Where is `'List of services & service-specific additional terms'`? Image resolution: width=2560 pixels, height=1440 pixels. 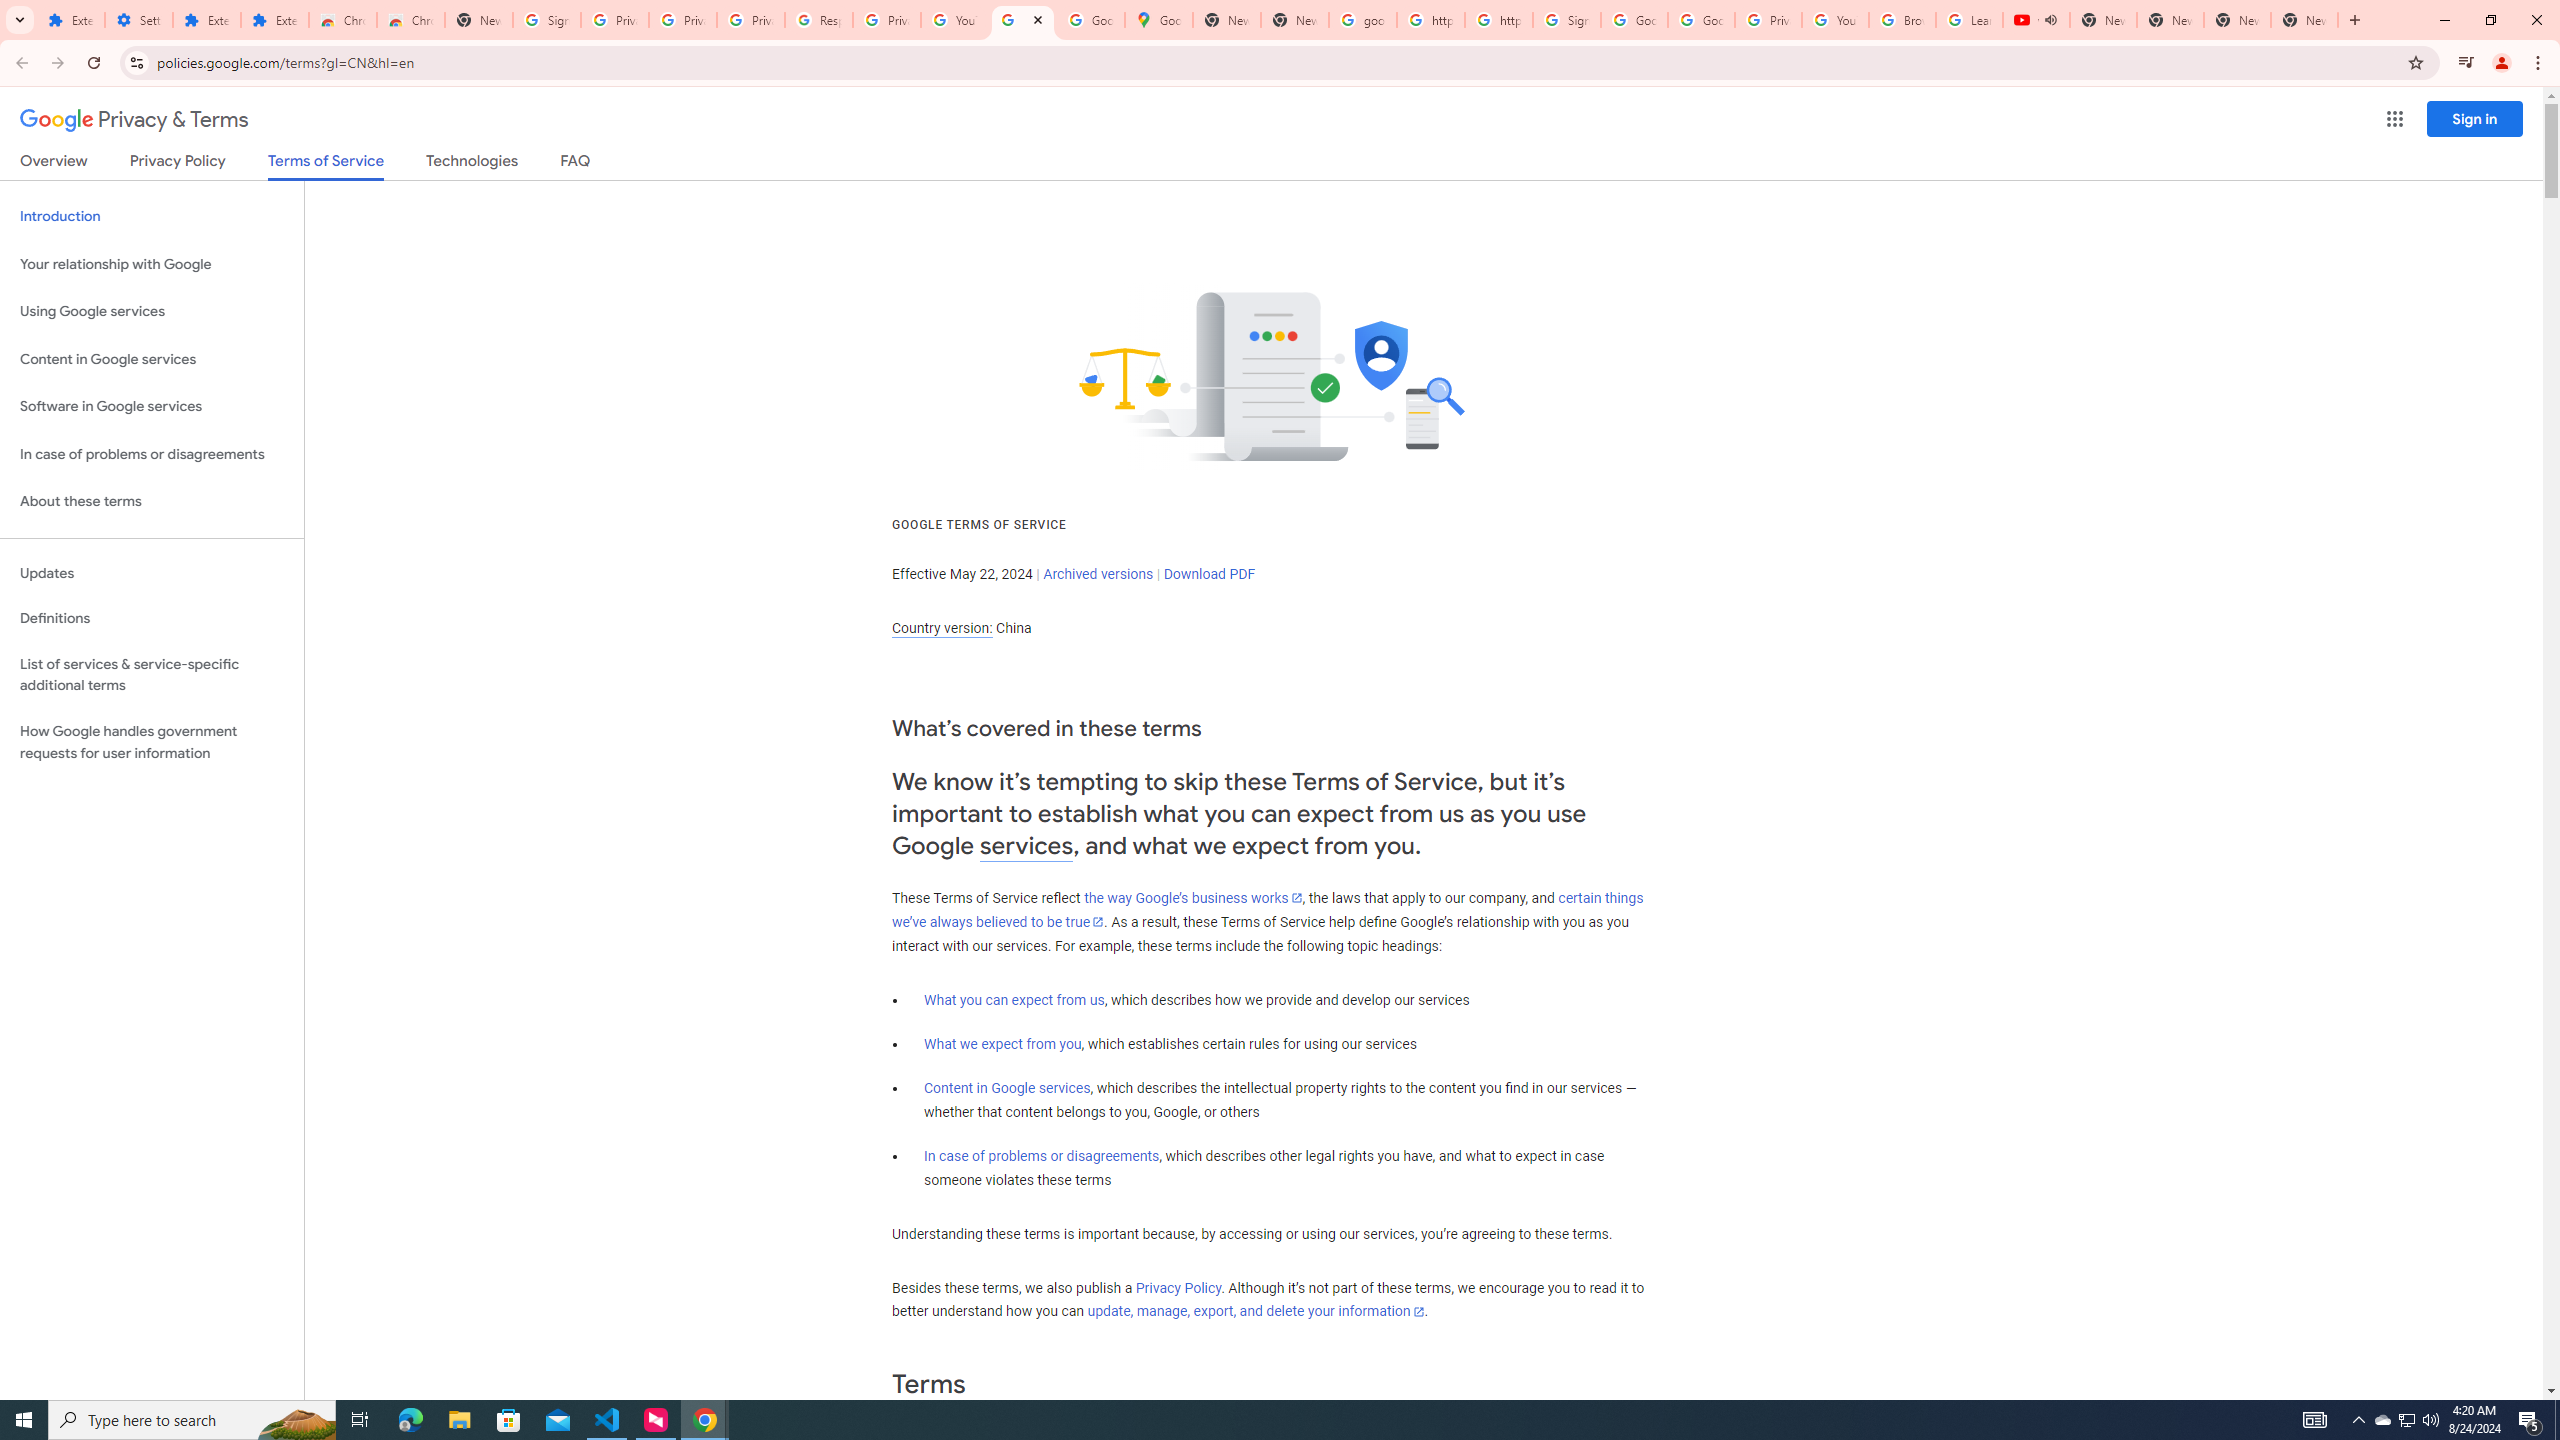 'List of services & service-specific additional terms' is located at coordinates (151, 674).